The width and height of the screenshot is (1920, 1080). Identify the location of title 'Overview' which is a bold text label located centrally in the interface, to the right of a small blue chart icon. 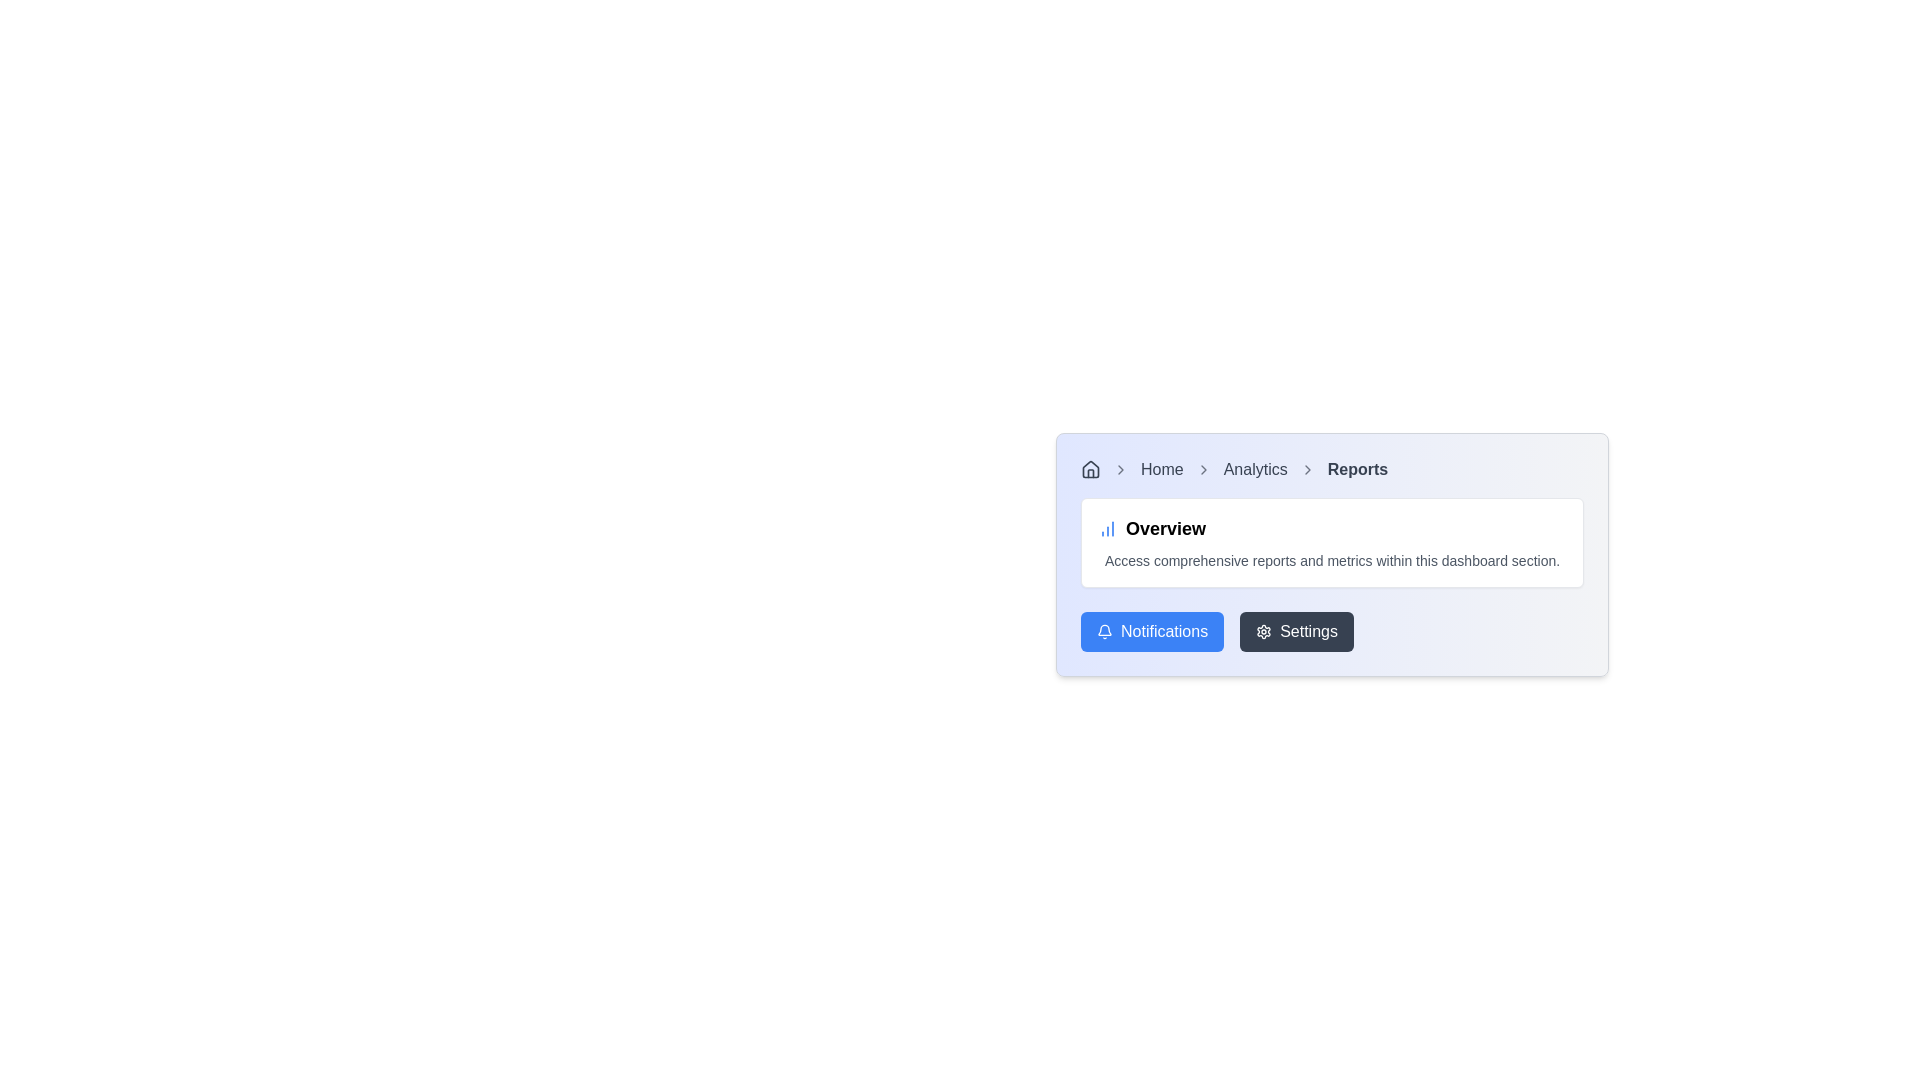
(1166, 527).